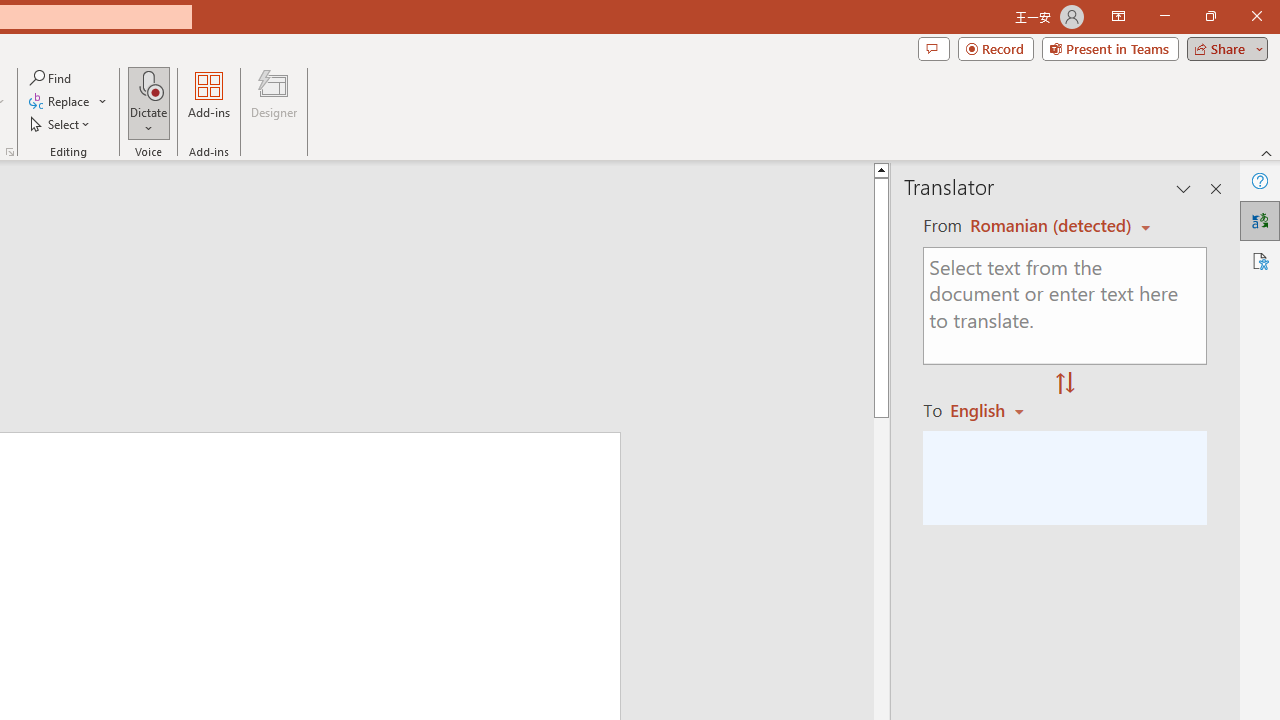  What do you see at coordinates (1266, 152) in the screenshot?
I see `'Collapse the Ribbon'` at bounding box center [1266, 152].